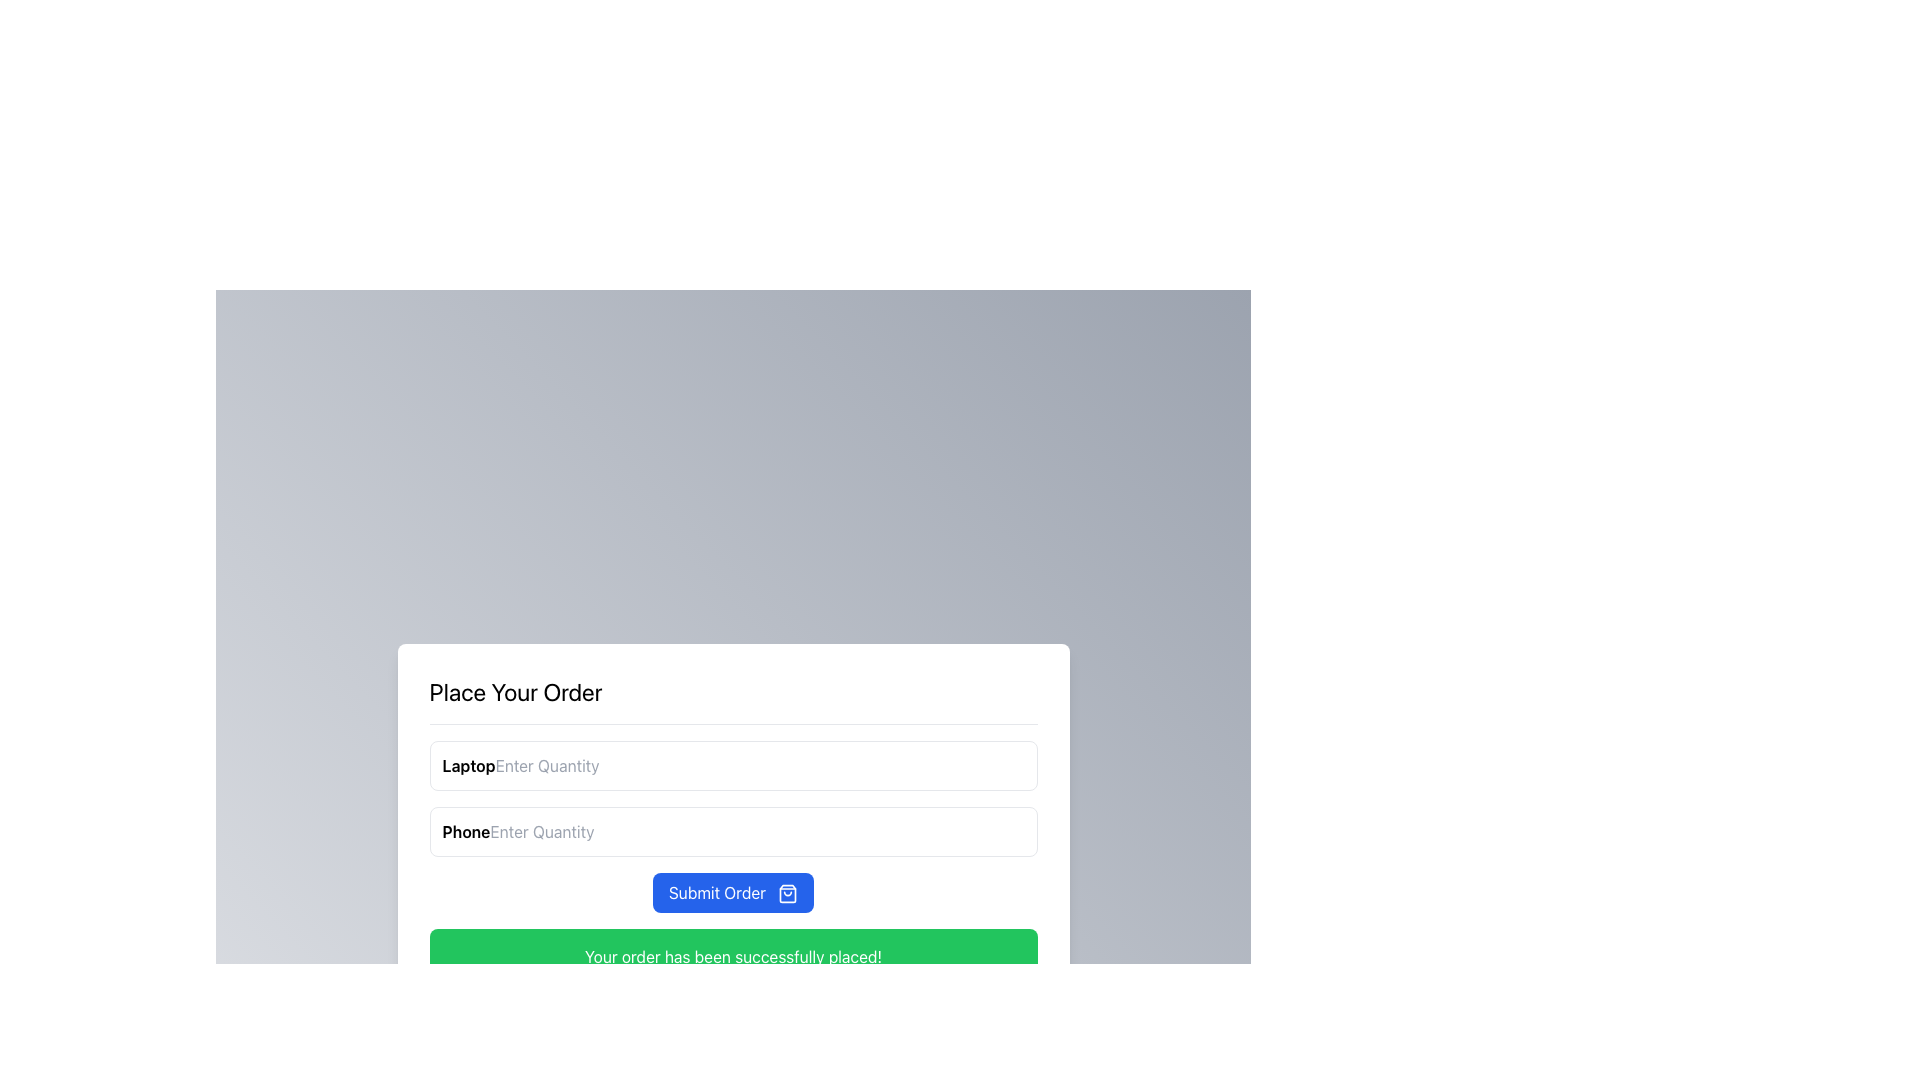  What do you see at coordinates (732, 765) in the screenshot?
I see `the input field for specifying the quantity of 'Laptop' in the order section using keyboard focus` at bounding box center [732, 765].